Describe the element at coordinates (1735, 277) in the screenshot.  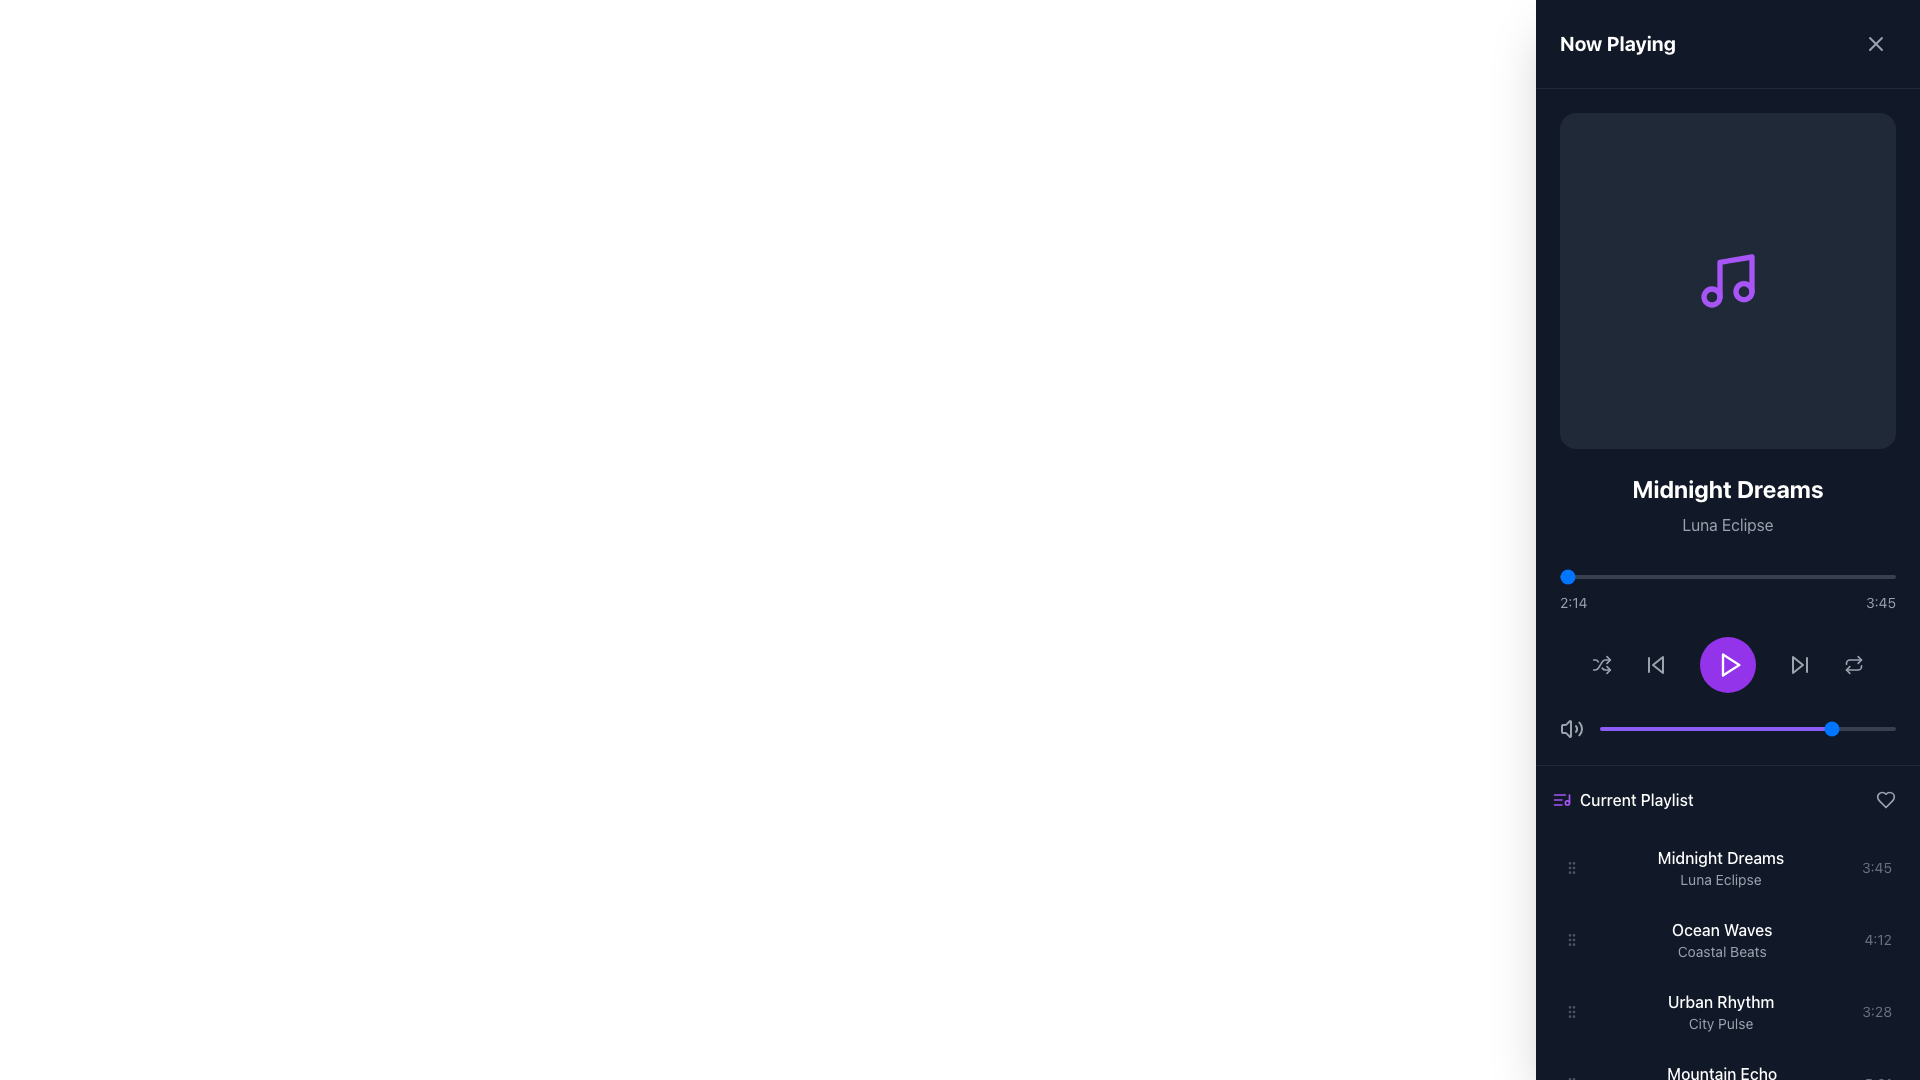
I see `the narrow, vertical music note stem icon located centrally within the music player interface` at that location.